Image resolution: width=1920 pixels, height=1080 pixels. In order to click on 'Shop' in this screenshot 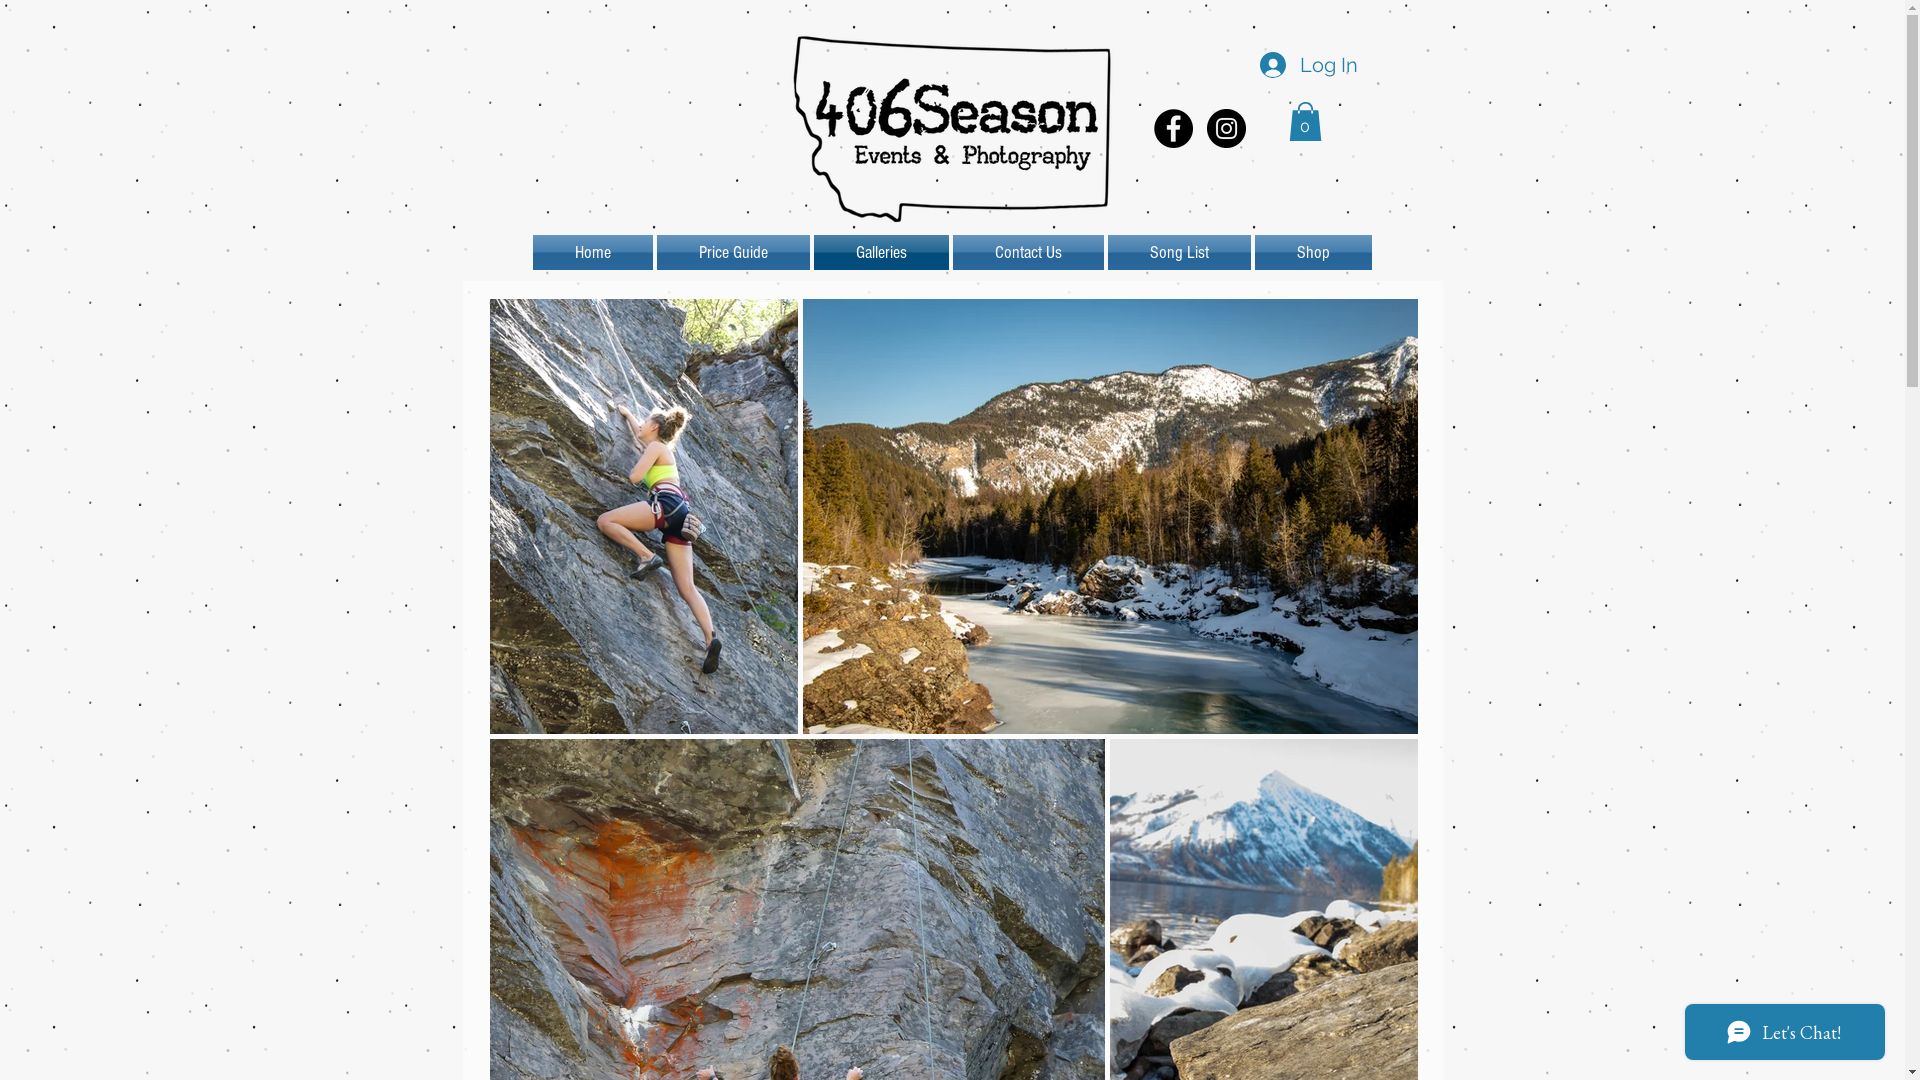, I will do `click(1311, 251)`.